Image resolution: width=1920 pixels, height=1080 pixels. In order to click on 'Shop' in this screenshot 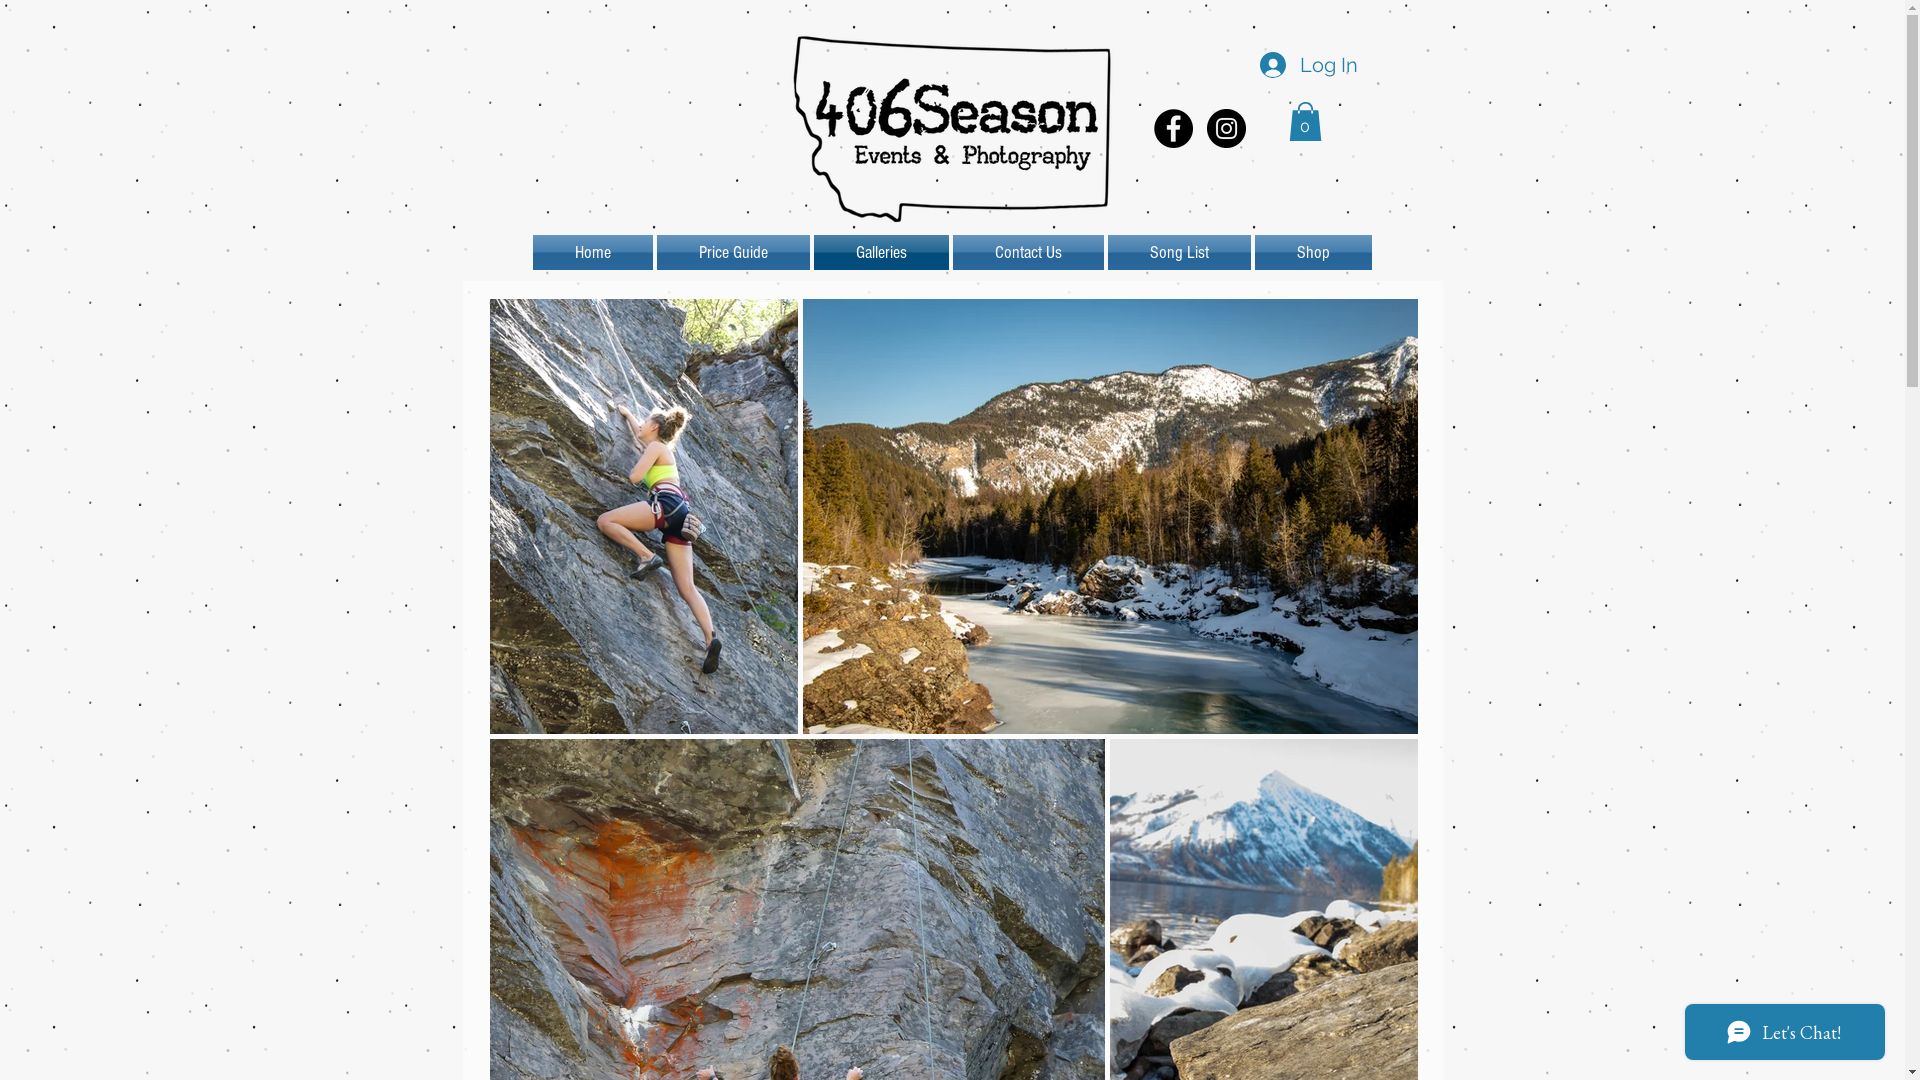, I will do `click(1311, 251)`.